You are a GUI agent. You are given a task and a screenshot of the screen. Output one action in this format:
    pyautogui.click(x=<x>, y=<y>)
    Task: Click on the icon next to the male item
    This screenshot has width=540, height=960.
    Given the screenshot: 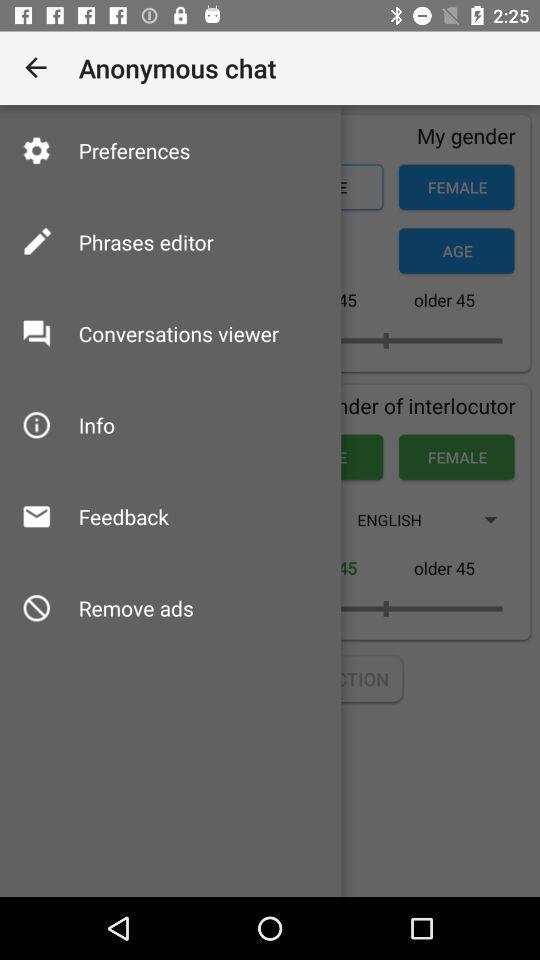 What is the action you would take?
    pyautogui.click(x=134, y=149)
    